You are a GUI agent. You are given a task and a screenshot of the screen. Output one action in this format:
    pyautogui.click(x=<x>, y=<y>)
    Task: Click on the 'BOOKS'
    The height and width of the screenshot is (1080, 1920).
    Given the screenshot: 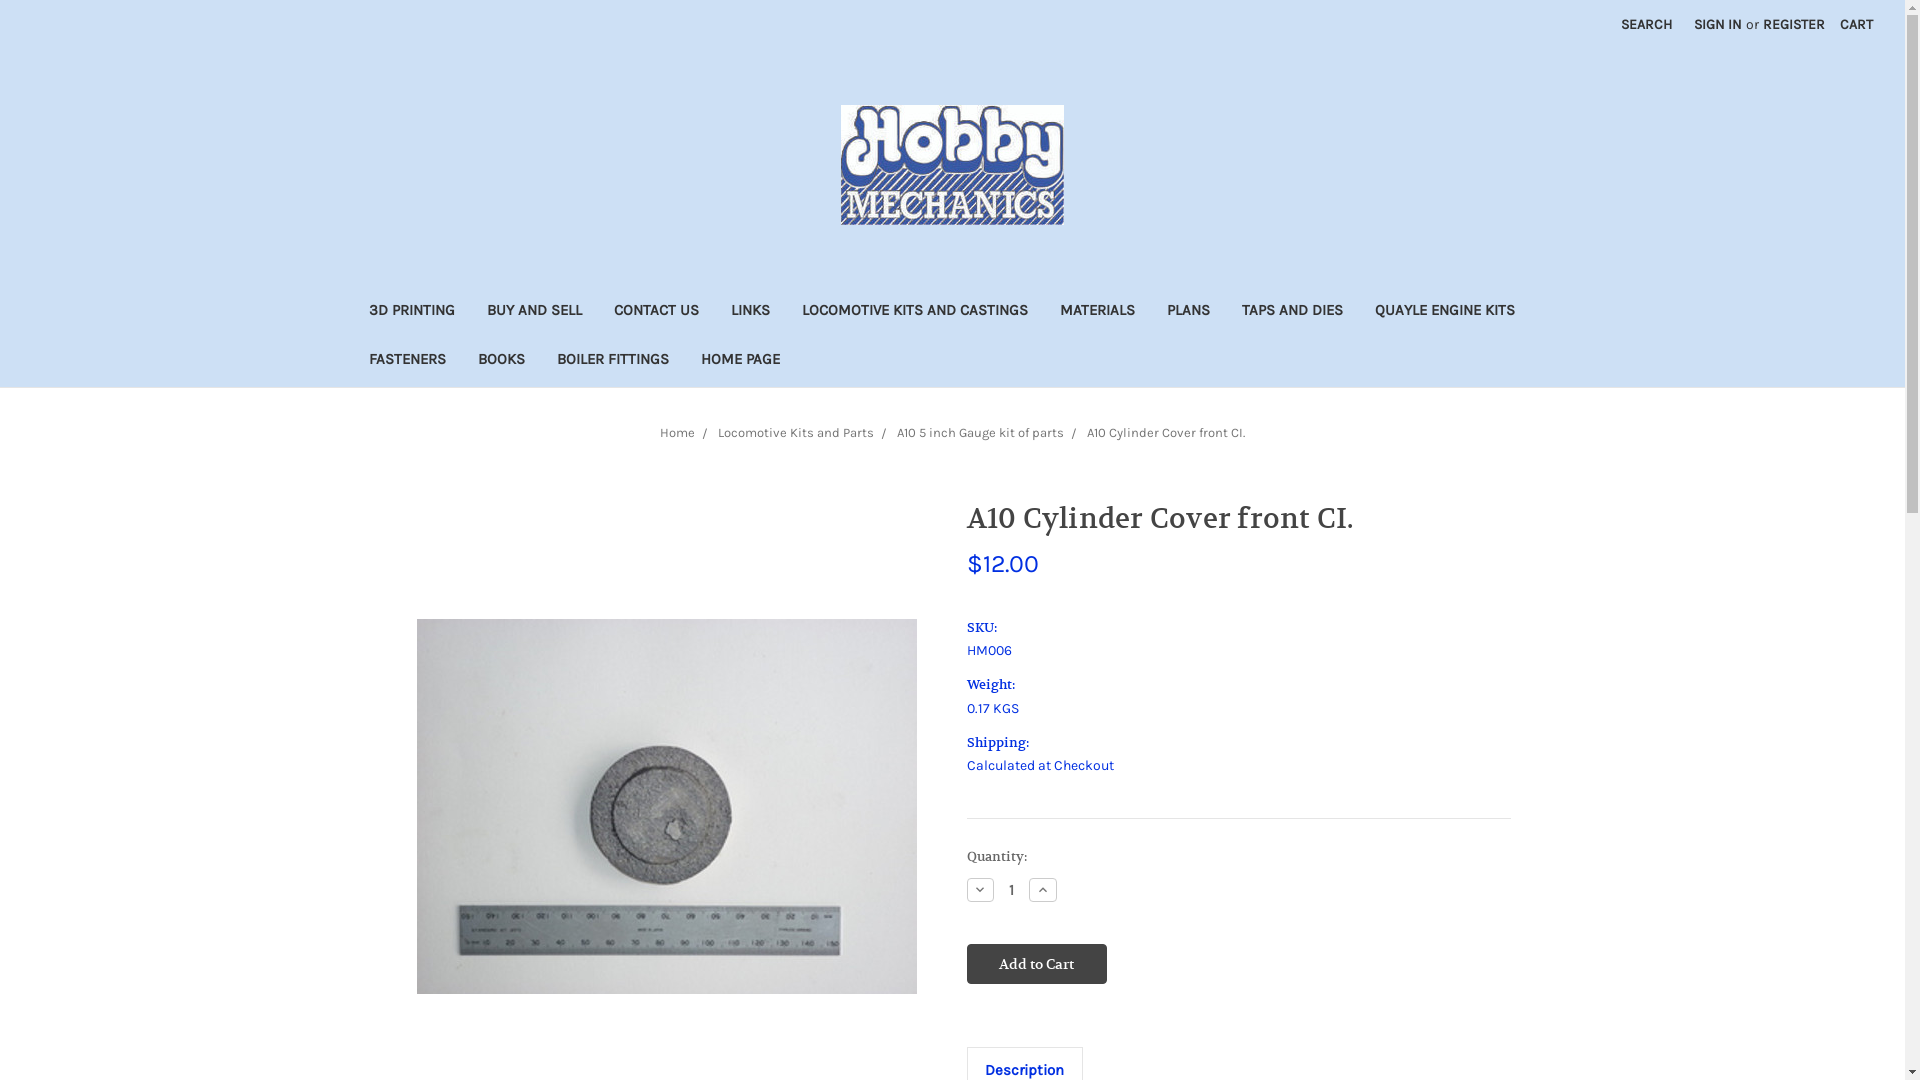 What is the action you would take?
    pyautogui.click(x=460, y=361)
    